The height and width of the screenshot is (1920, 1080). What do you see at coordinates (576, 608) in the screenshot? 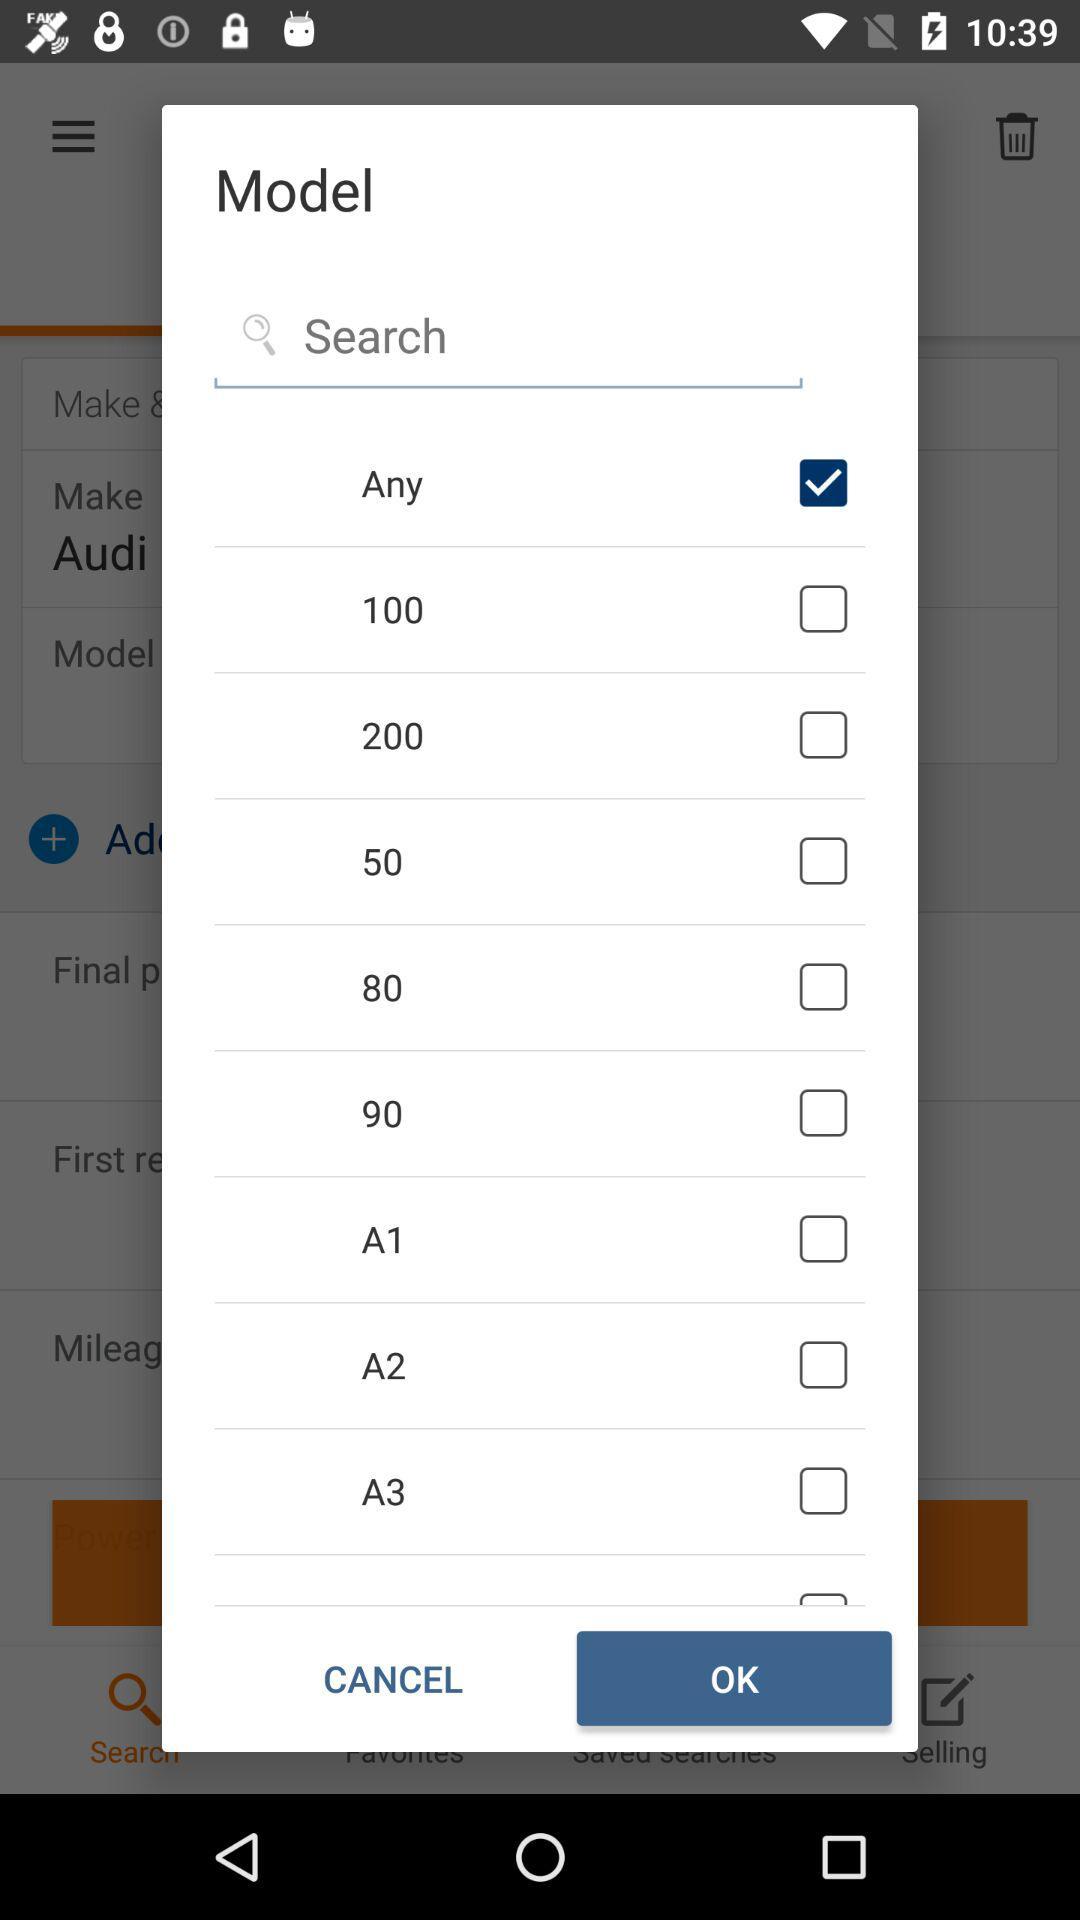
I see `icon below any icon` at bounding box center [576, 608].